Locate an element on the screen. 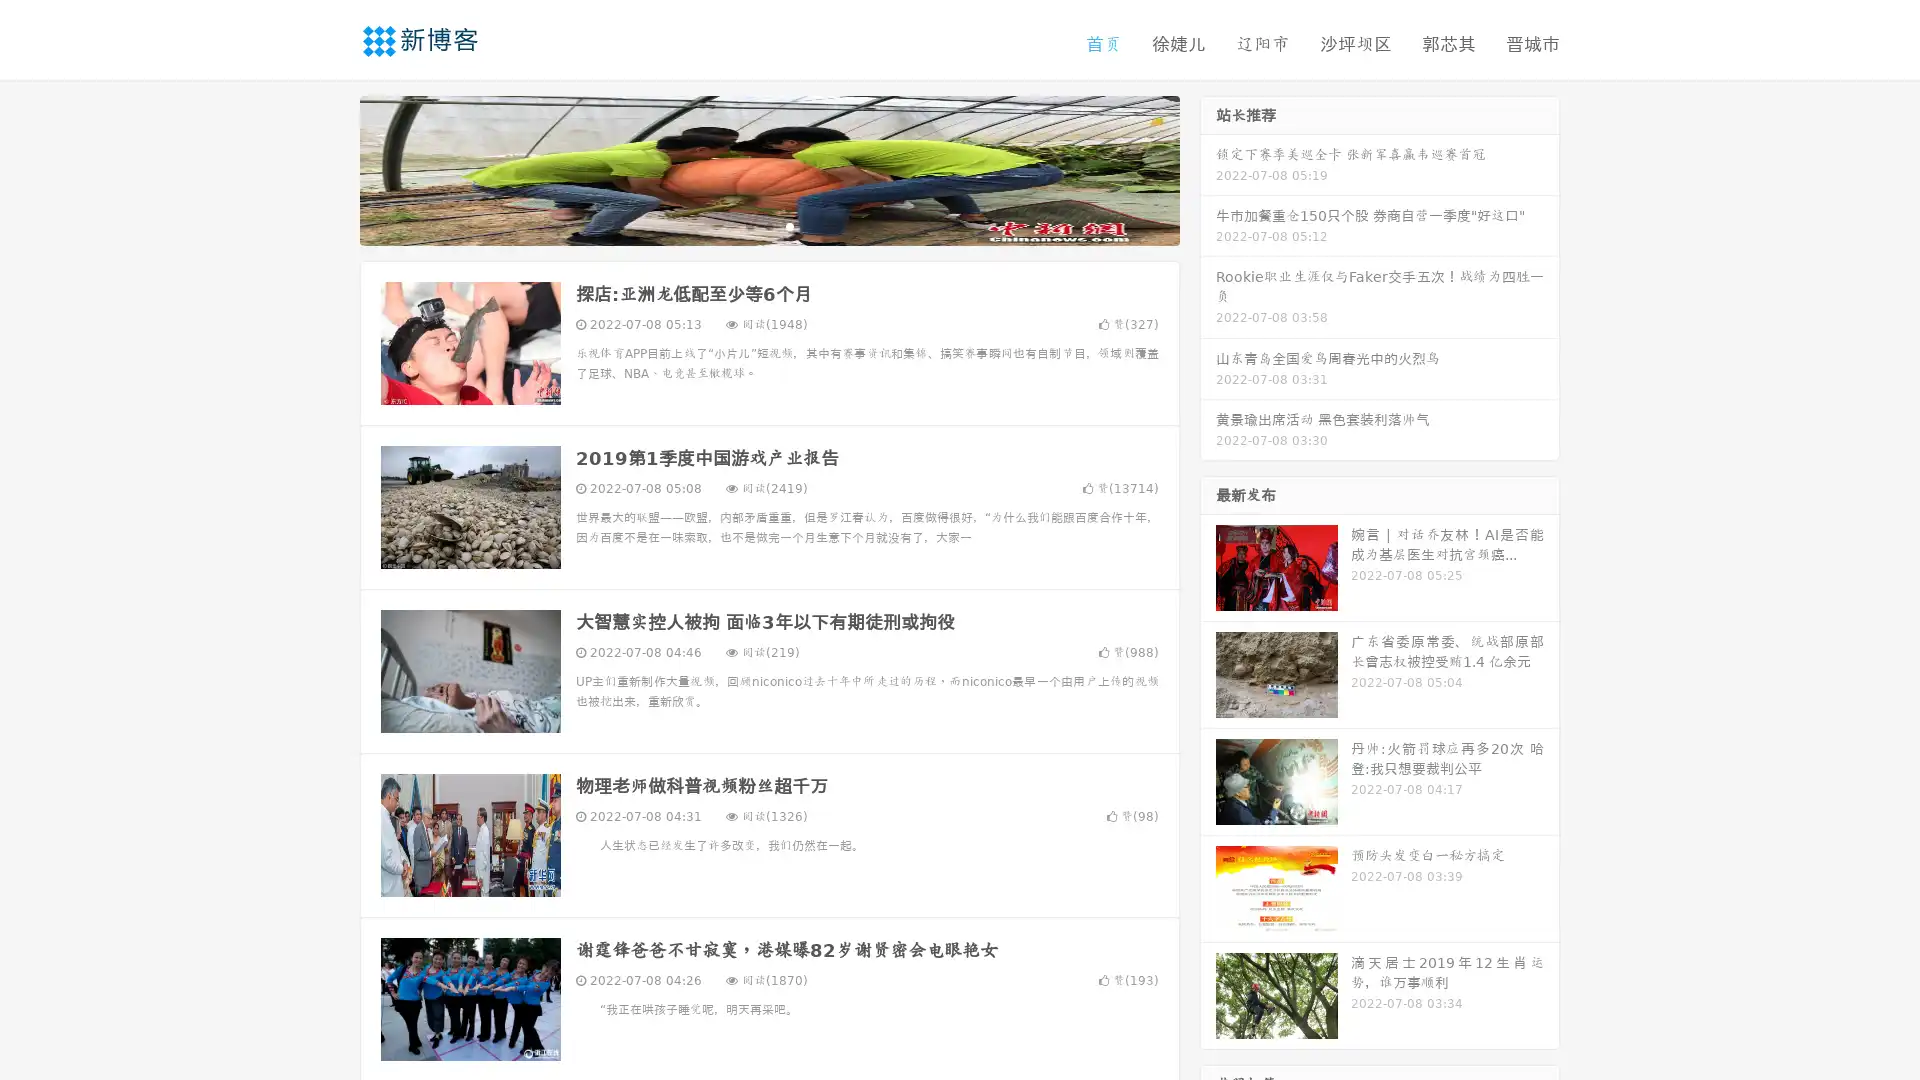 Image resolution: width=1920 pixels, height=1080 pixels. Go to slide 1 is located at coordinates (748, 225).